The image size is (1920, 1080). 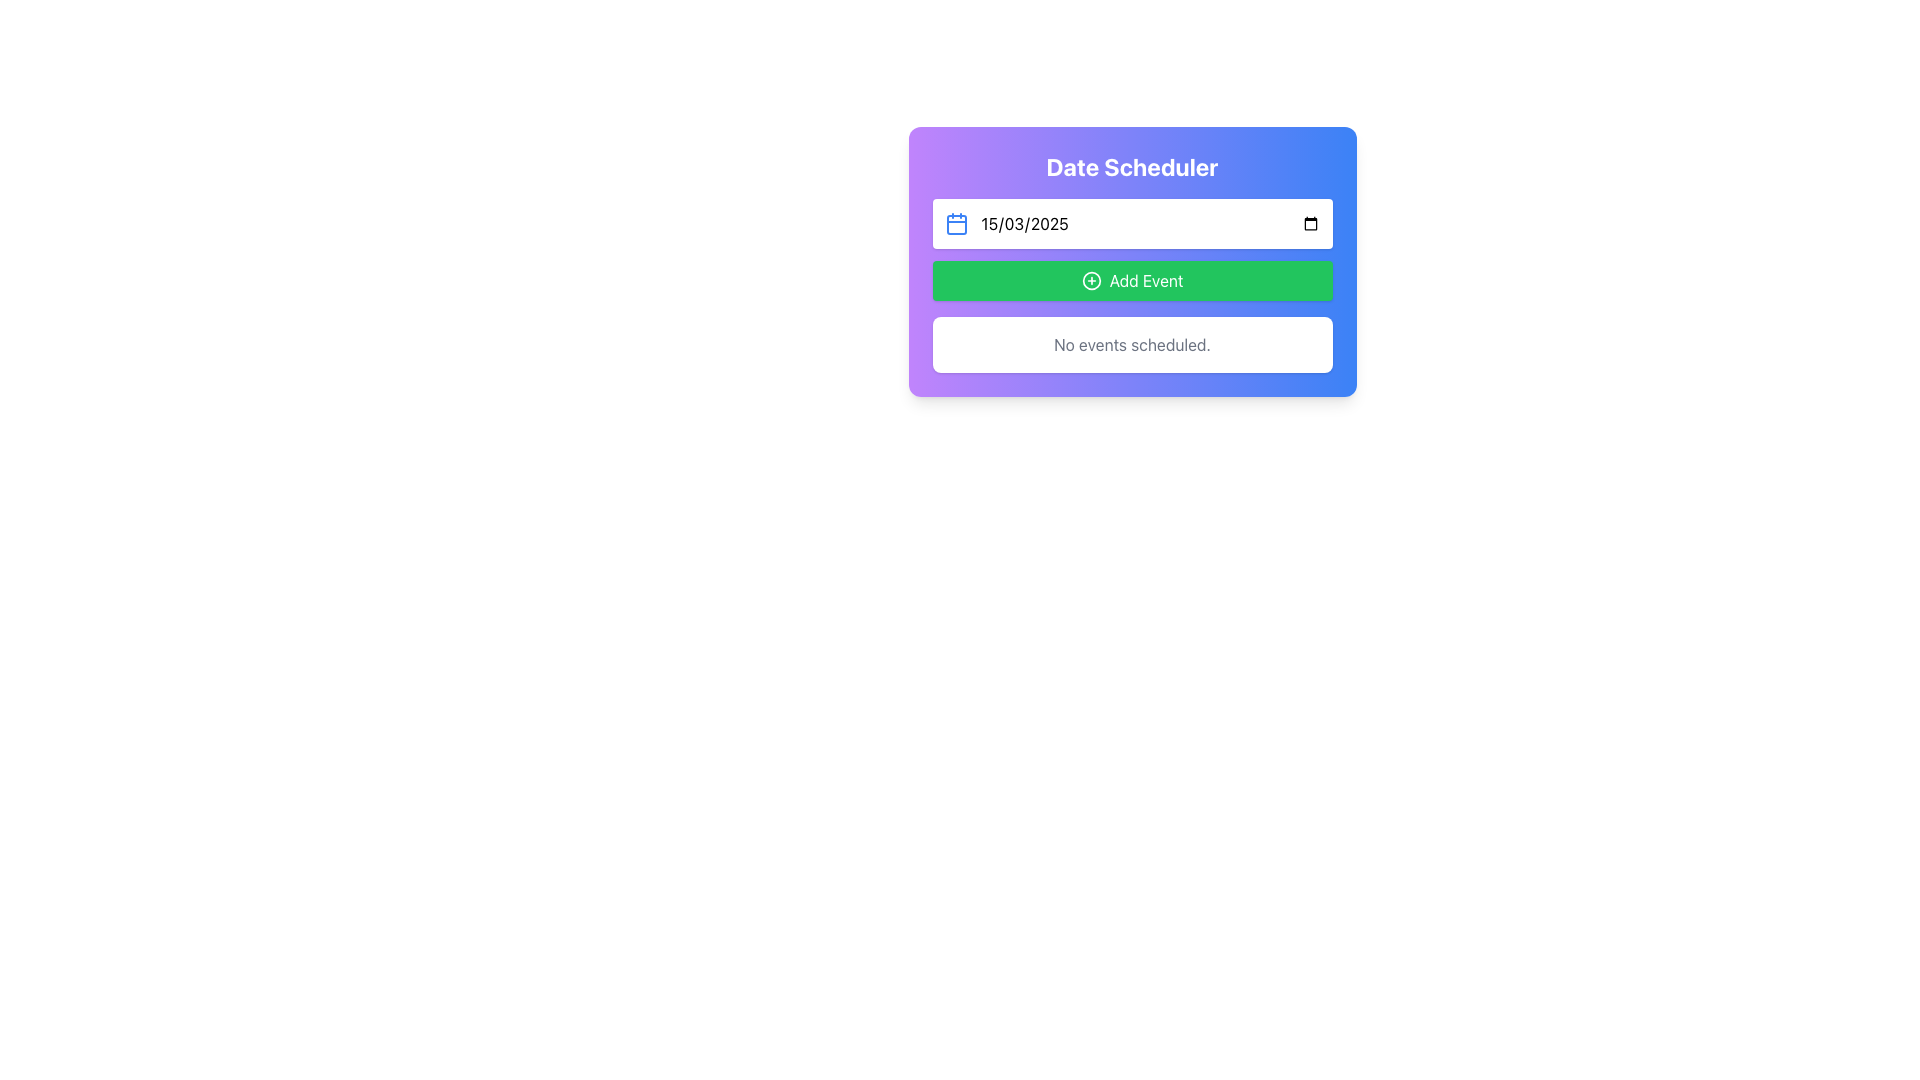 What do you see at coordinates (1090, 281) in the screenshot?
I see `the 'Add Event' icon located to the left of the 'Add Event' text label` at bounding box center [1090, 281].